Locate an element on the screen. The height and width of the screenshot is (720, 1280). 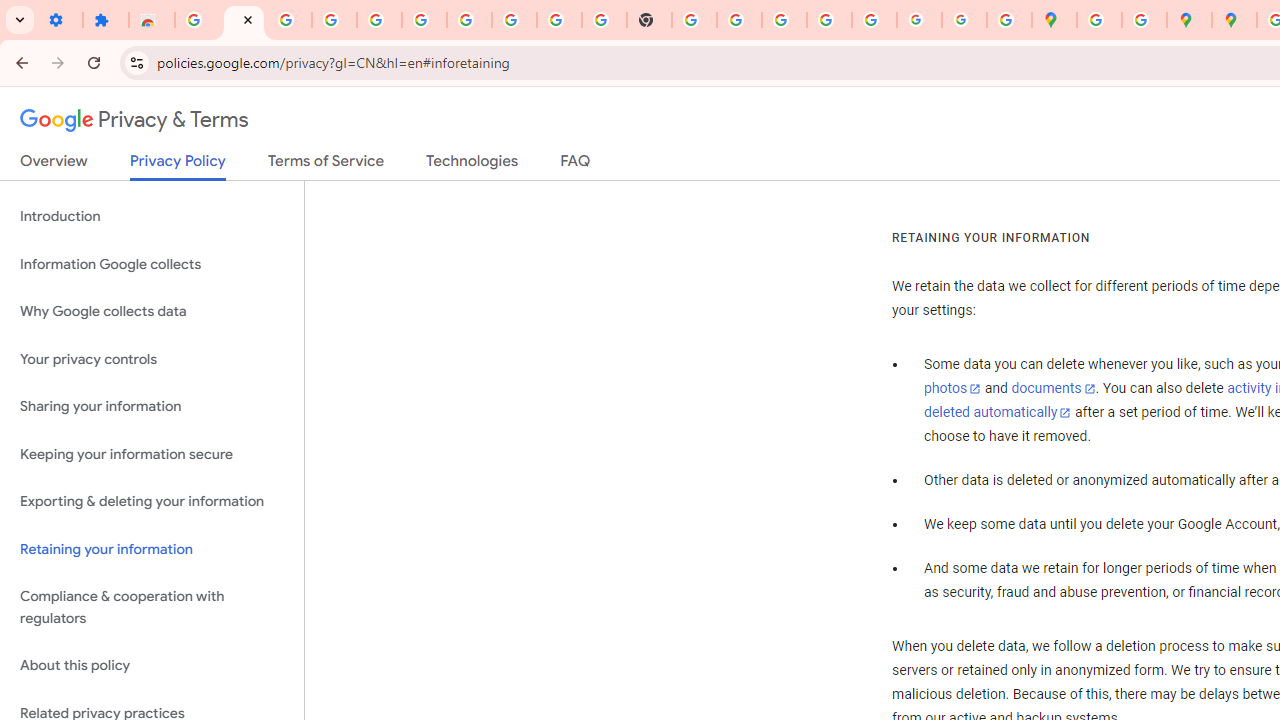
'New Tab' is located at coordinates (649, 20).